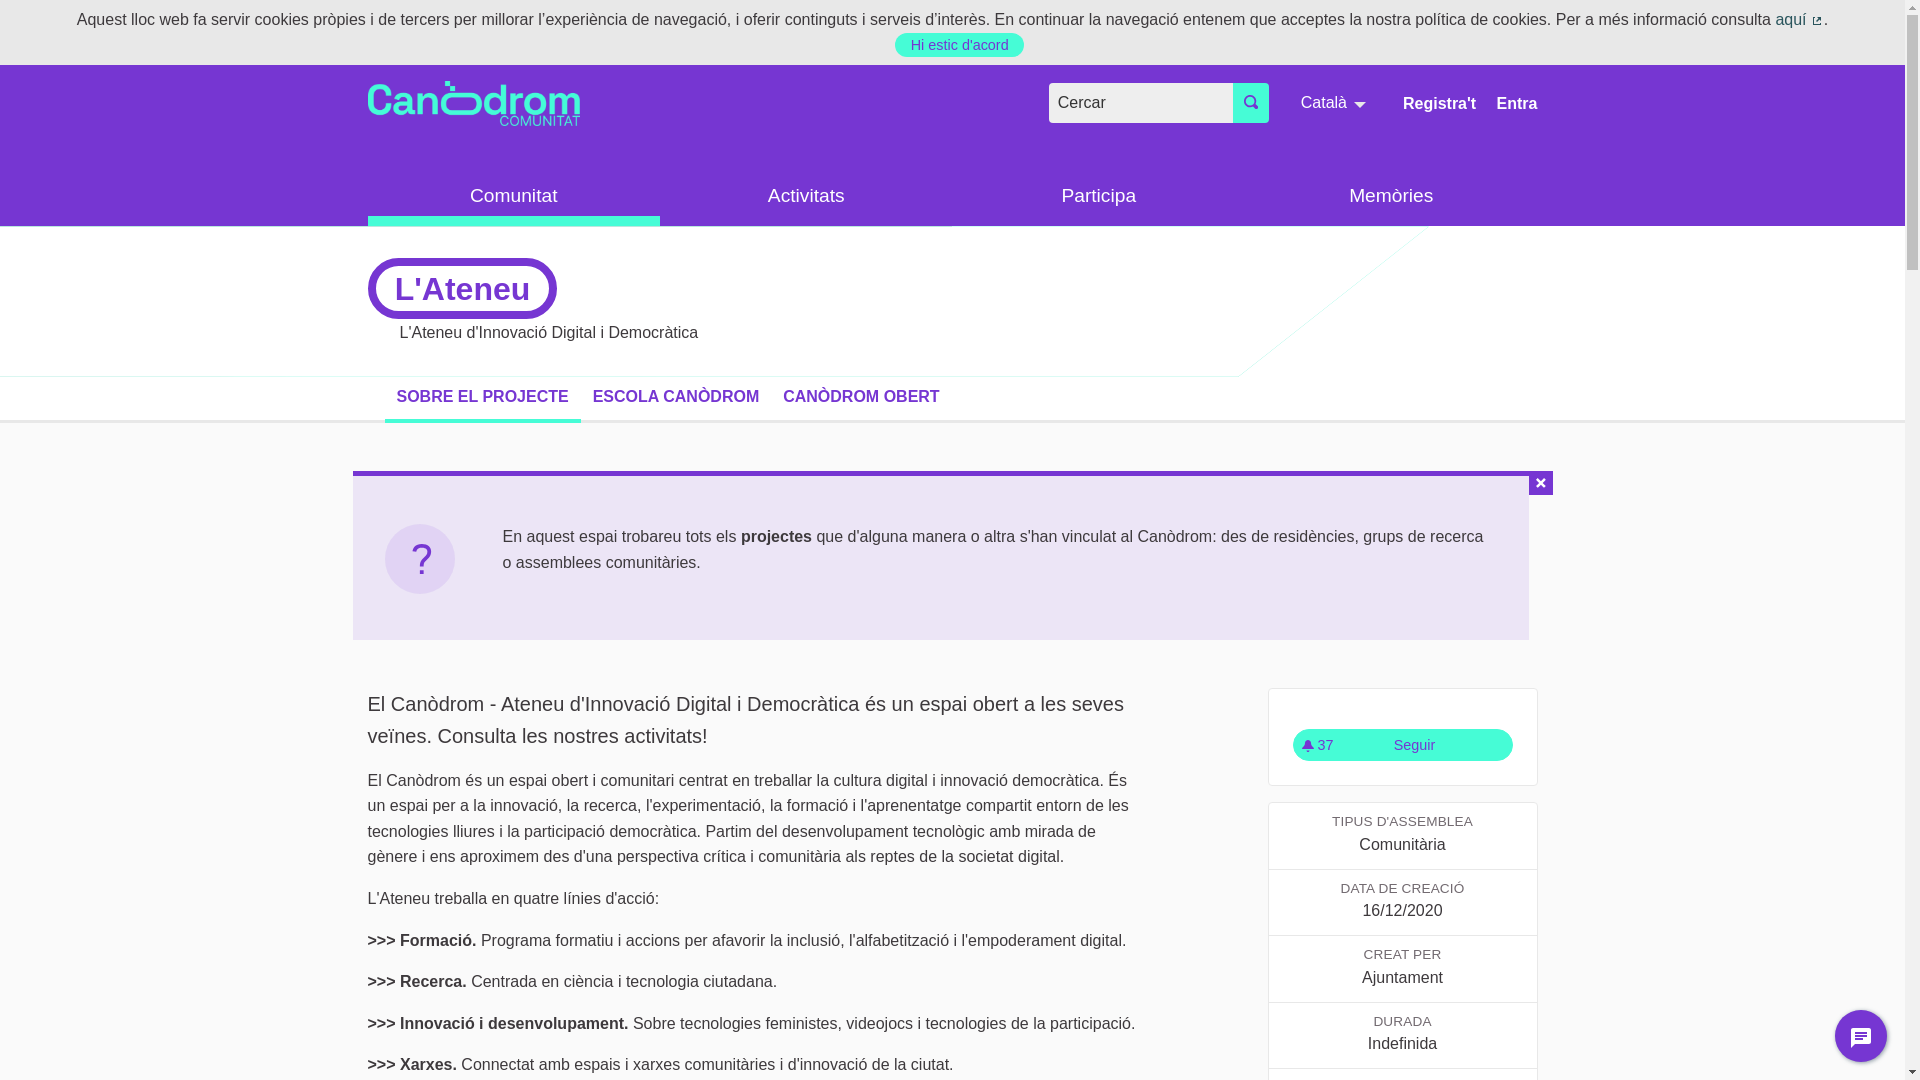 Image resolution: width=1920 pixels, height=1080 pixels. I want to click on 'Comunitat', so click(368, 196).